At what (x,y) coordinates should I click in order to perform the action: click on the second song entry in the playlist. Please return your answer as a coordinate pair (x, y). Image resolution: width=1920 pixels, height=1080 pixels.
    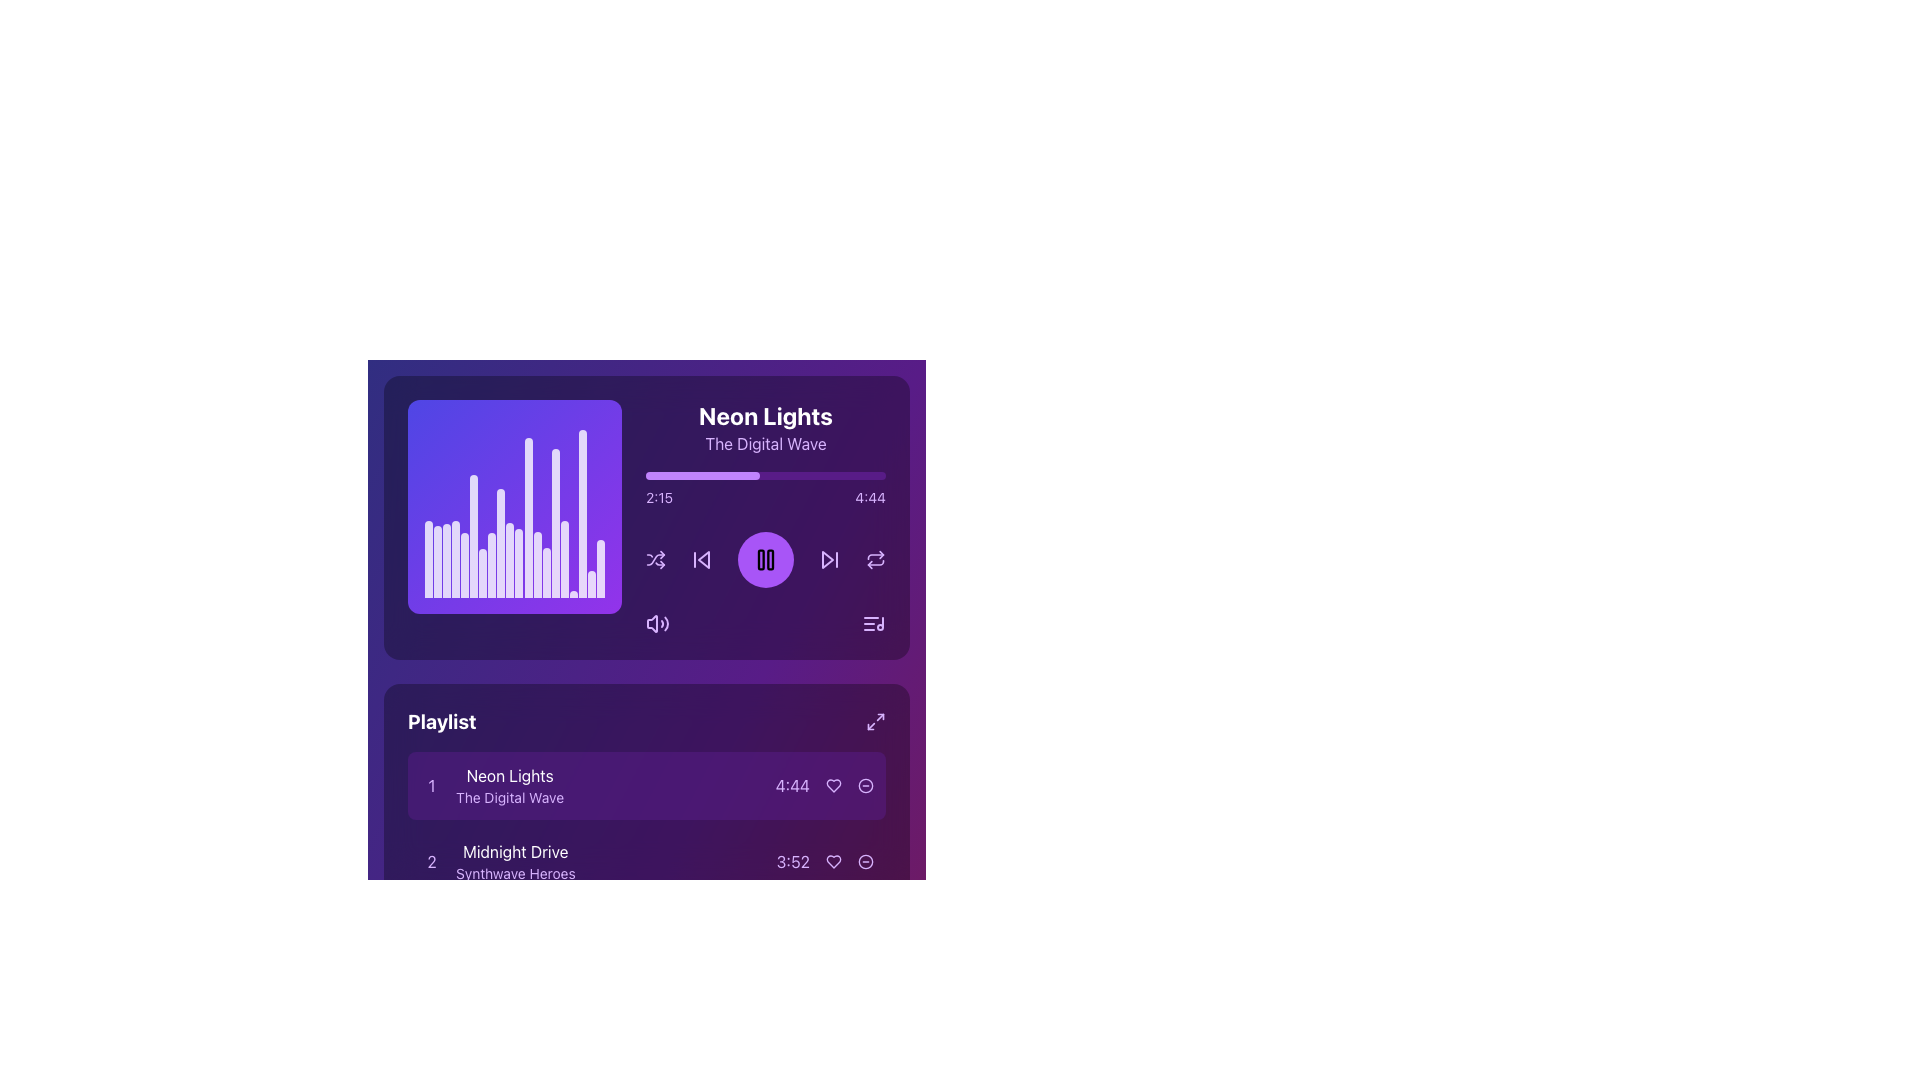
    Looking at the image, I should click on (647, 860).